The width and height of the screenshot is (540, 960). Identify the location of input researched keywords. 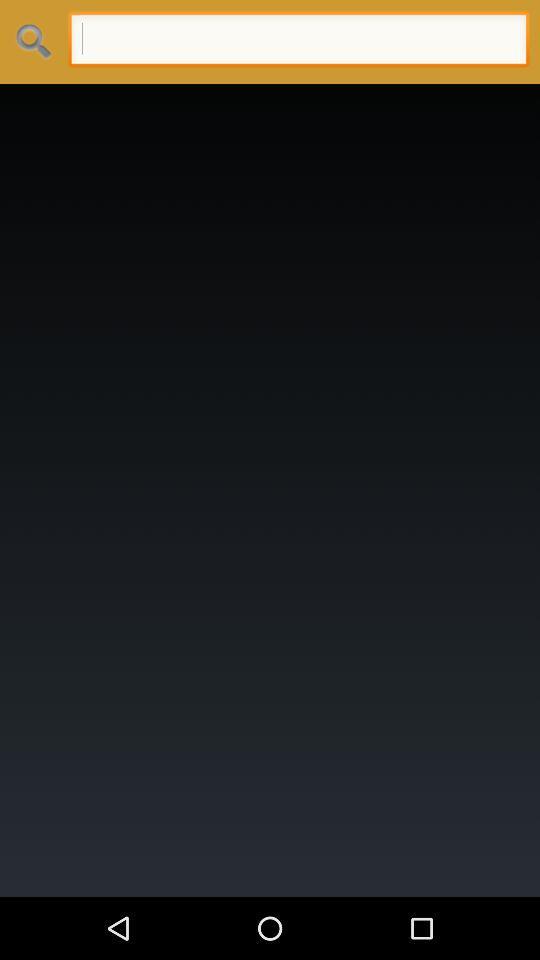
(297, 41).